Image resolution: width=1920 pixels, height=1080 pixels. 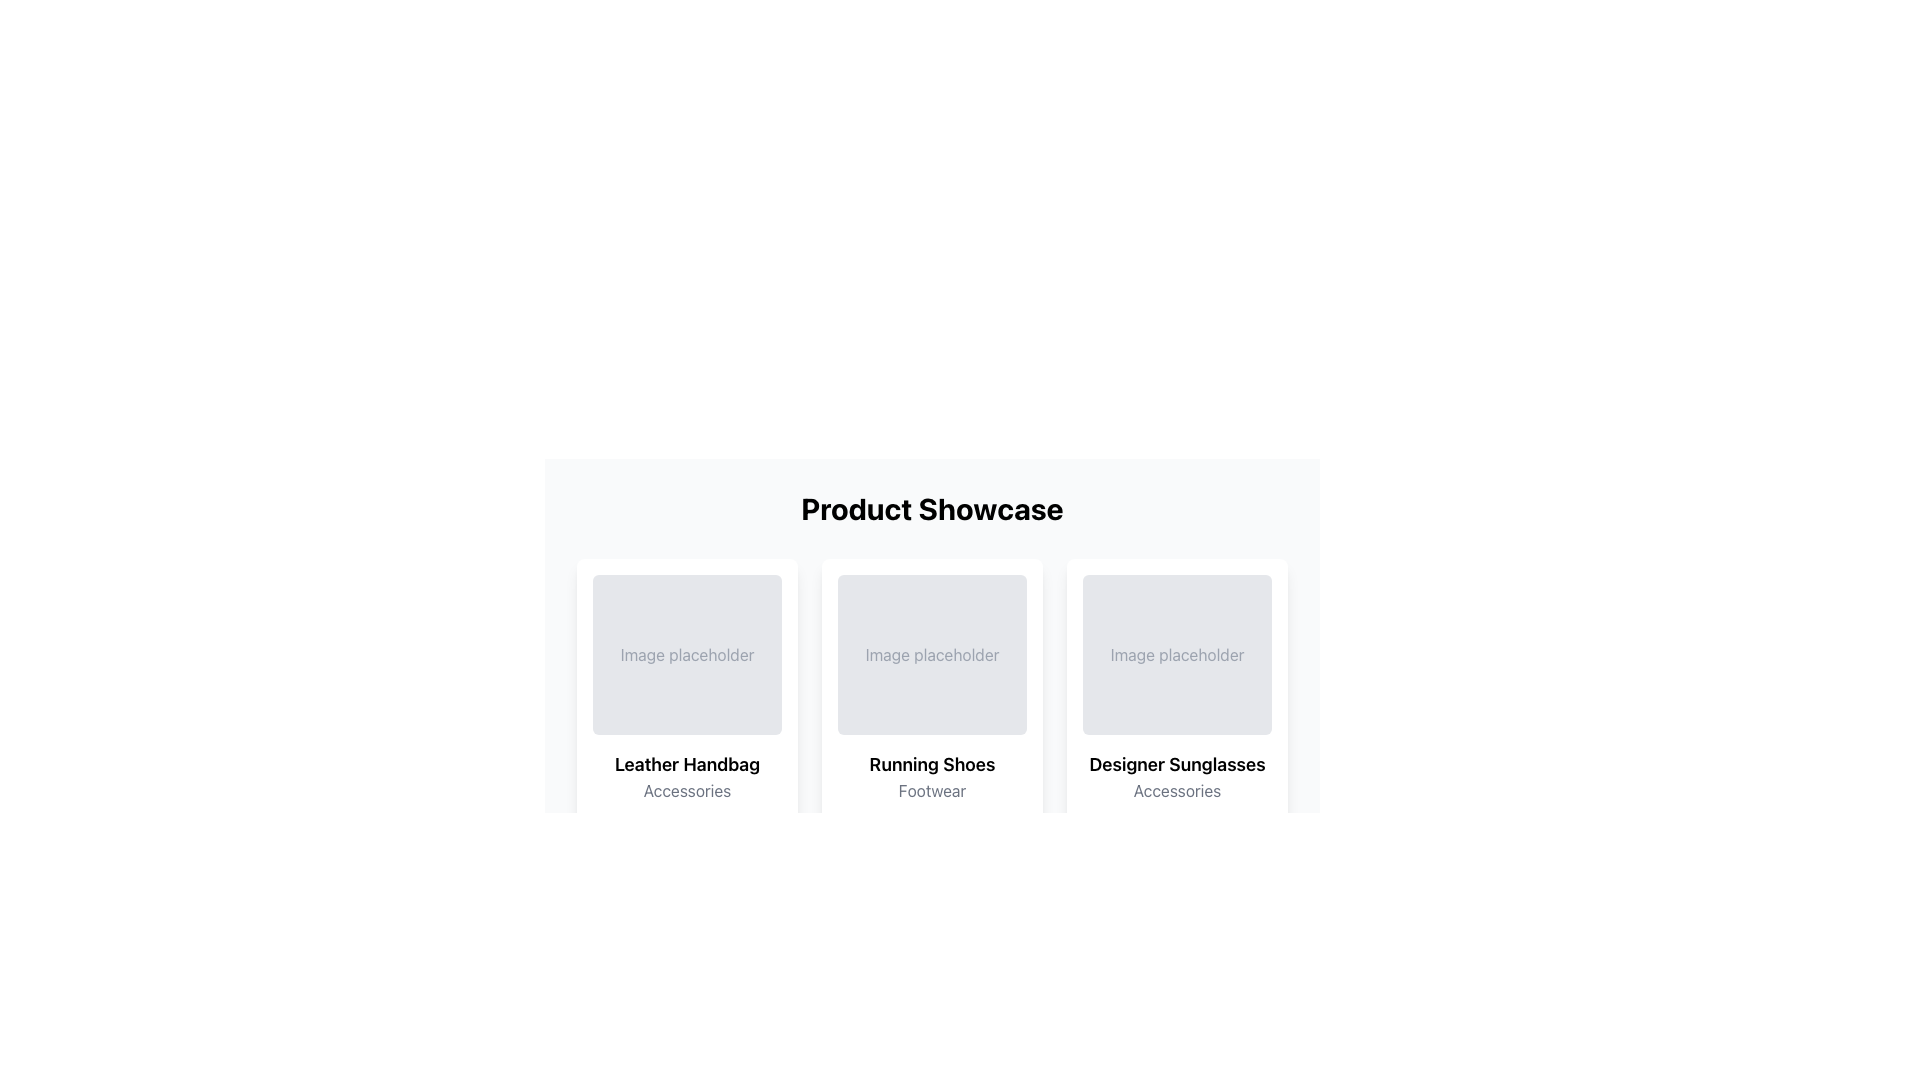 What do you see at coordinates (687, 764) in the screenshot?
I see `the product name displayed` at bounding box center [687, 764].